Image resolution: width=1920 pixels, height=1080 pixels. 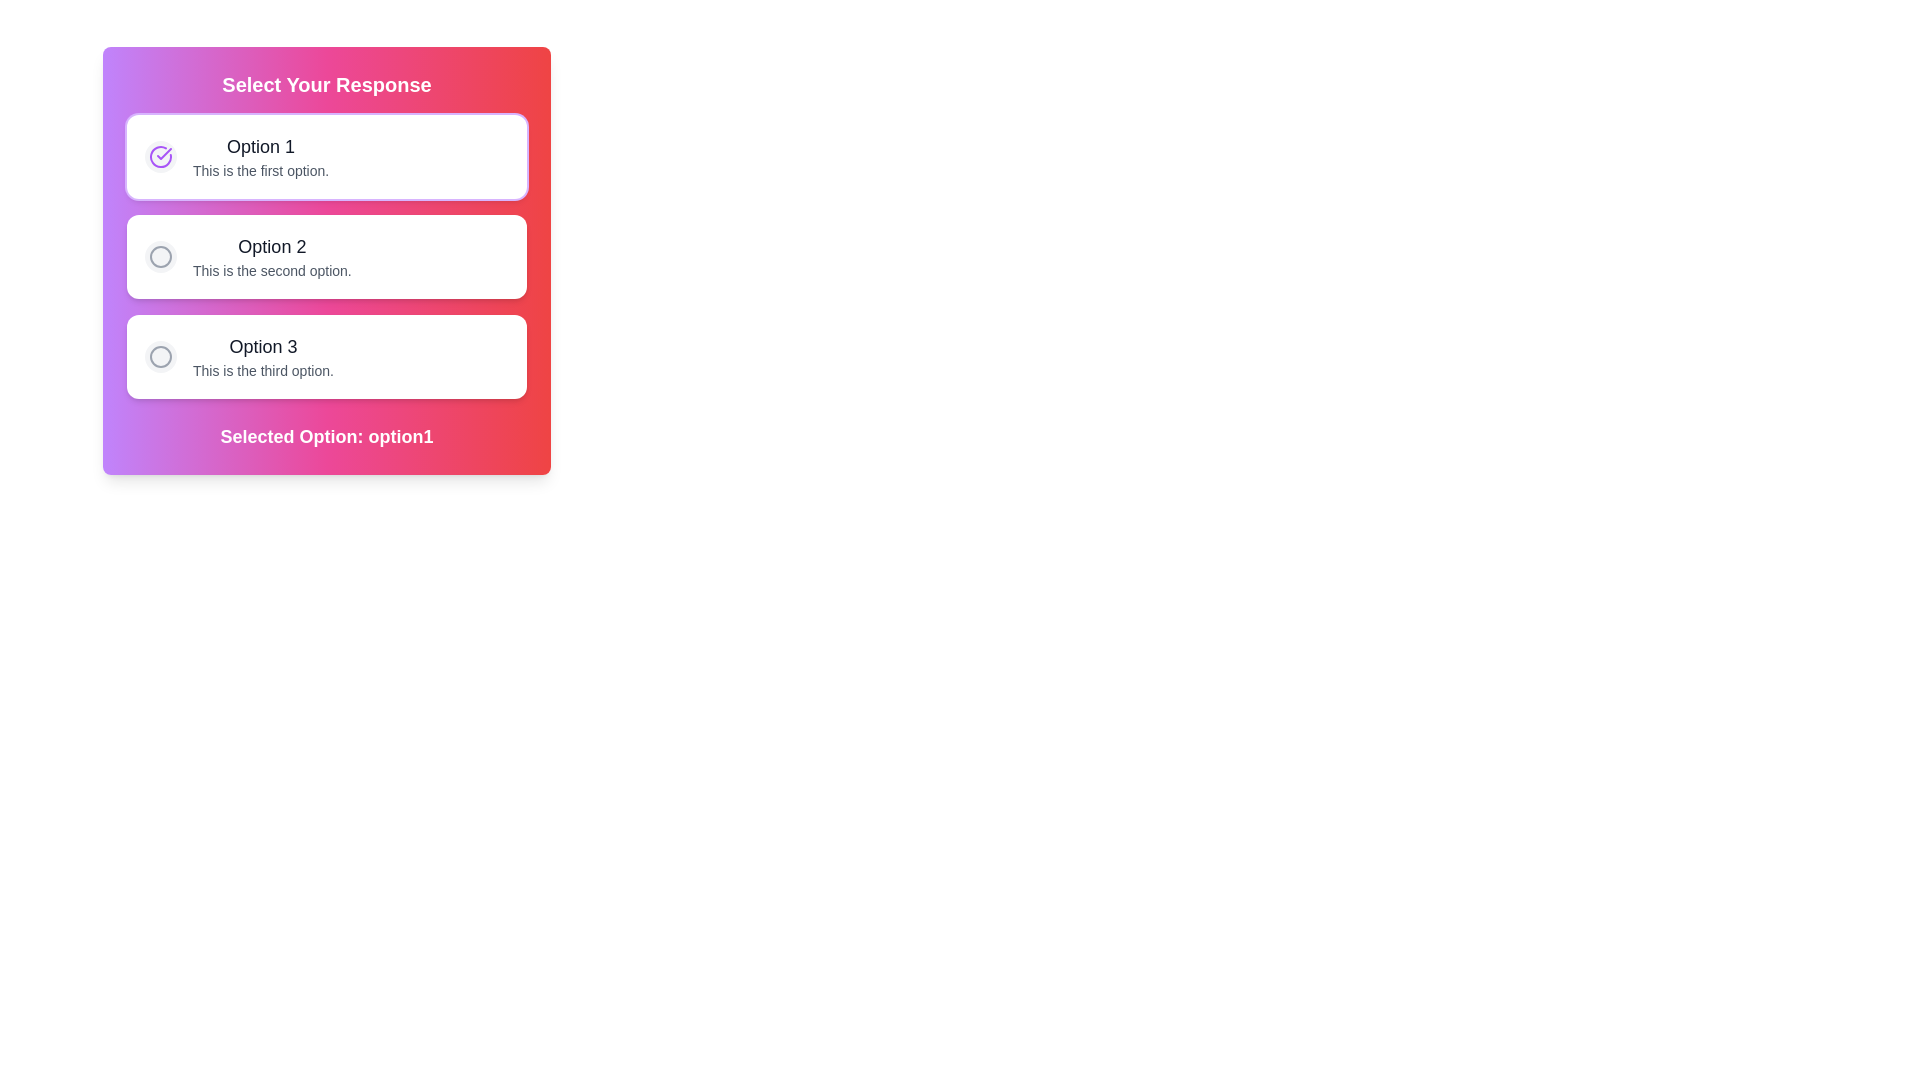 I want to click on the second radio button option in a vertical list, so click(x=326, y=260).